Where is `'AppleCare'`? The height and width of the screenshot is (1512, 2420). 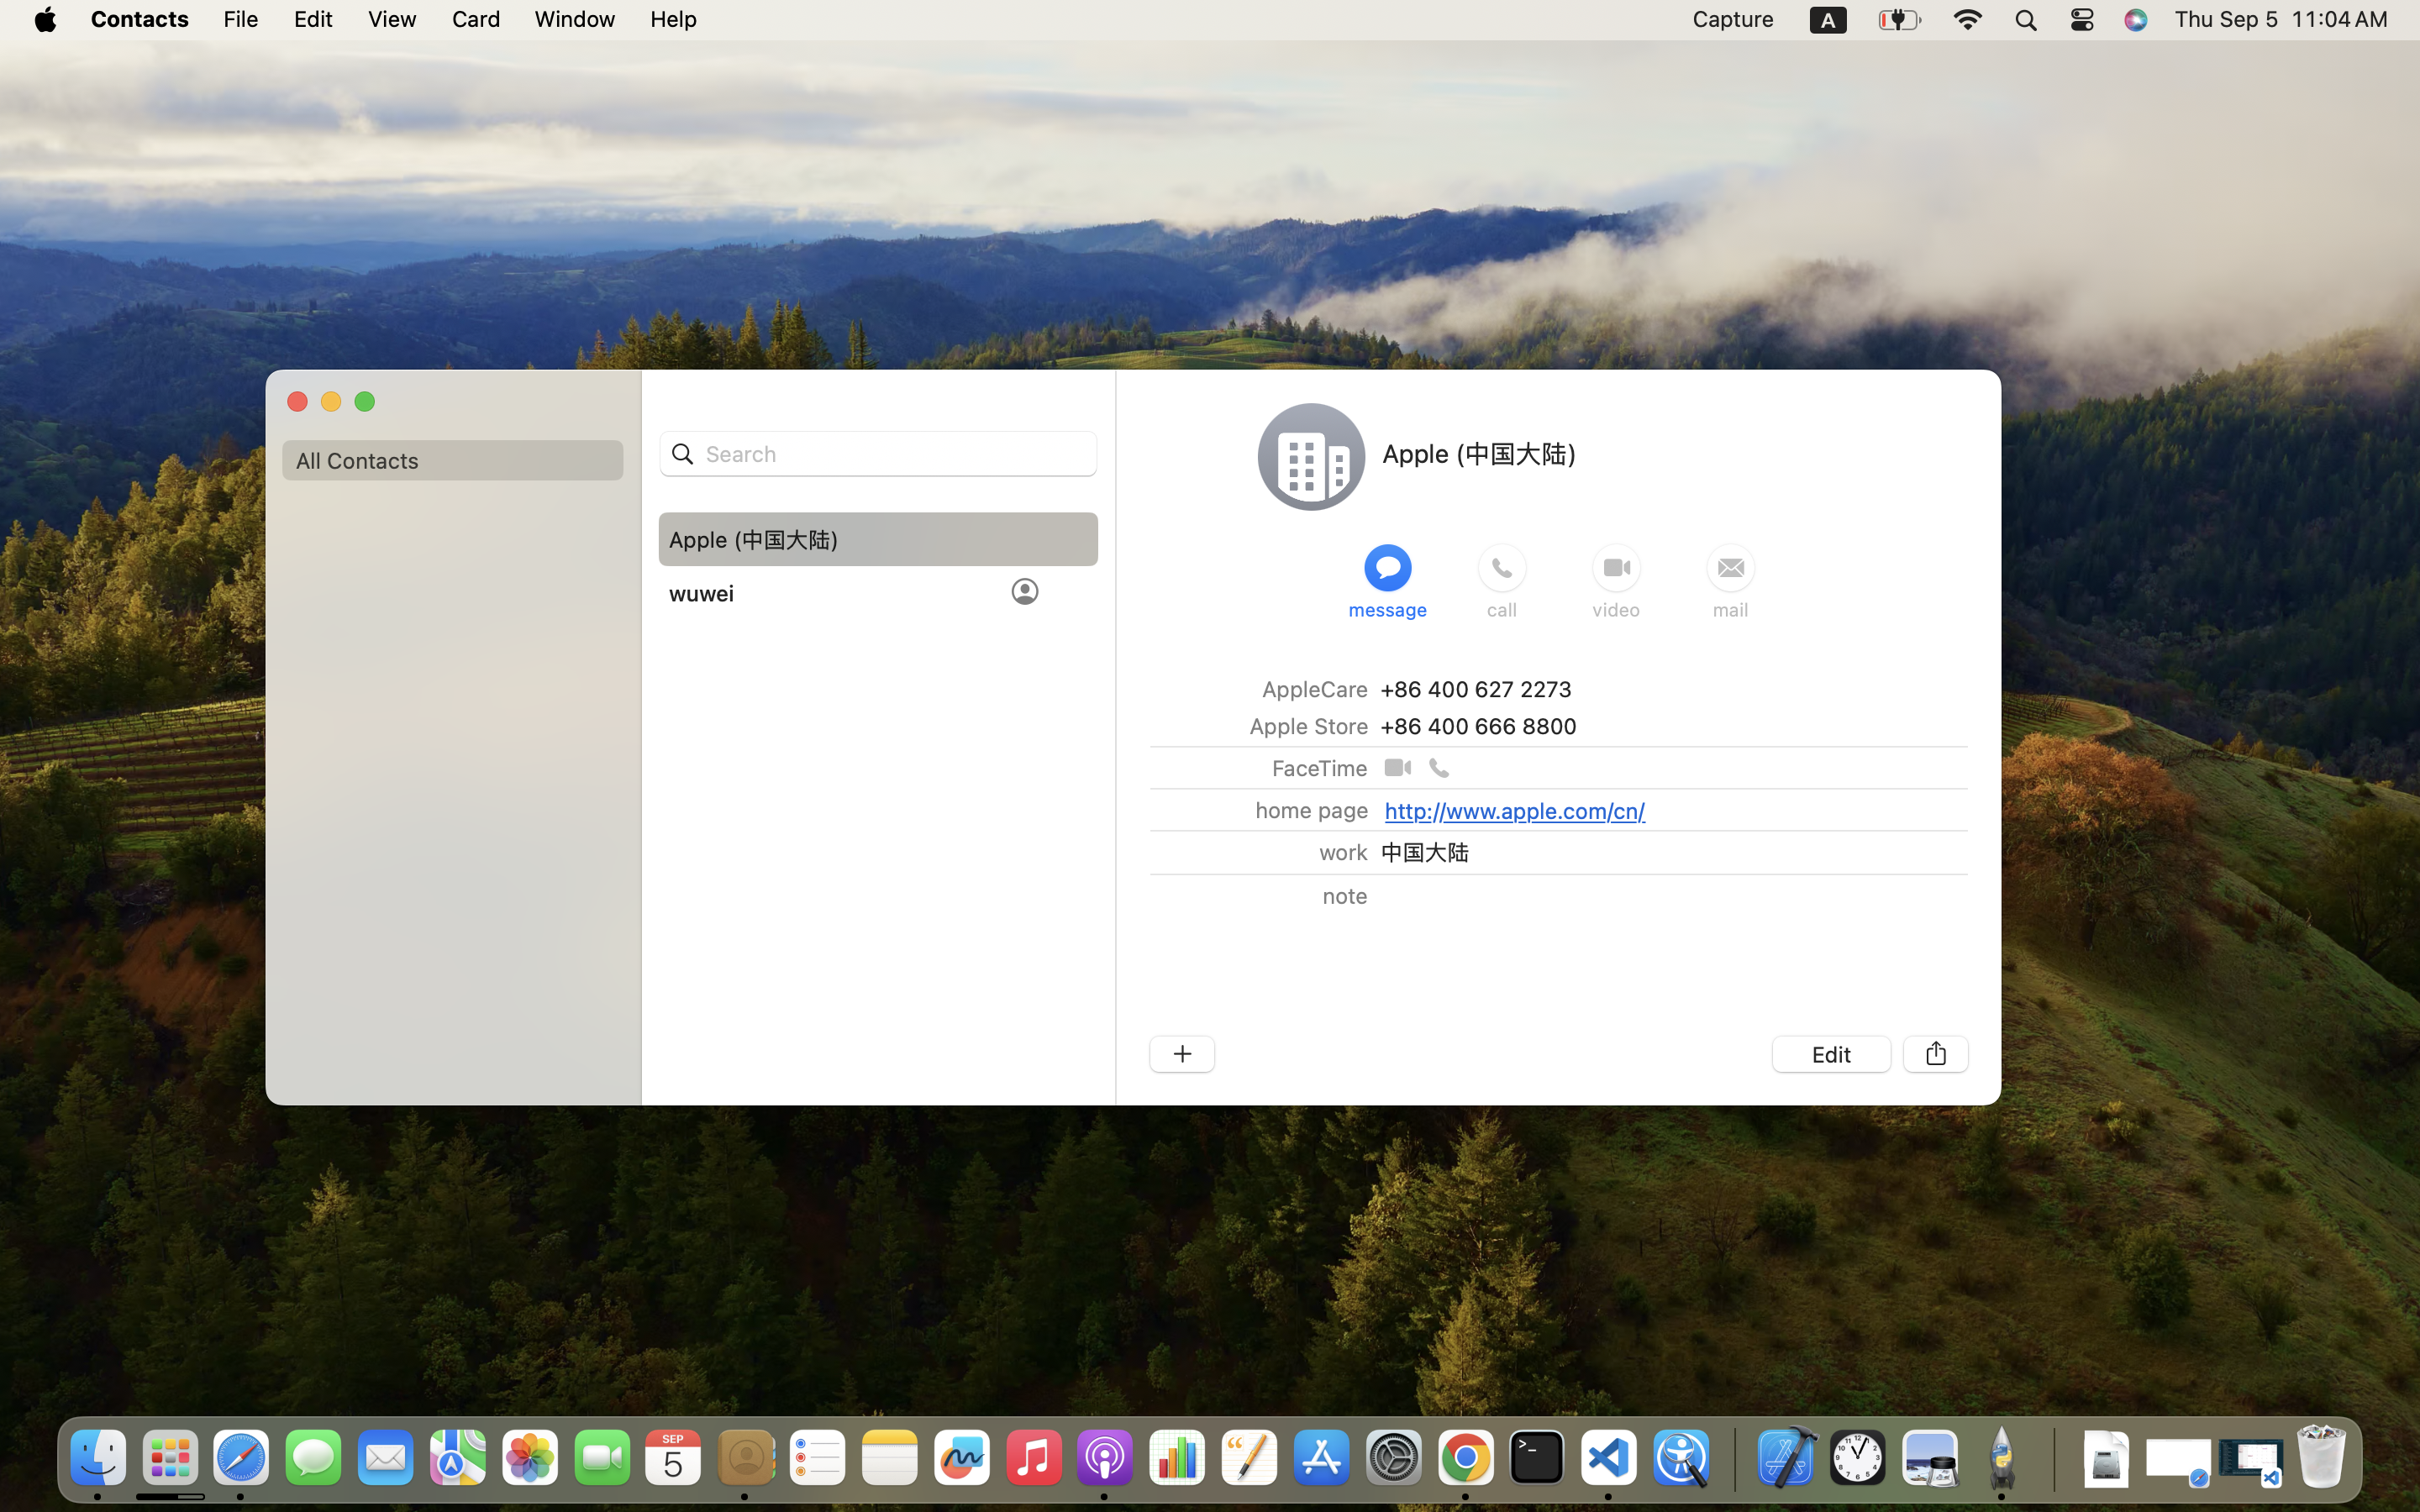 'AppleCare' is located at coordinates (1313, 687).